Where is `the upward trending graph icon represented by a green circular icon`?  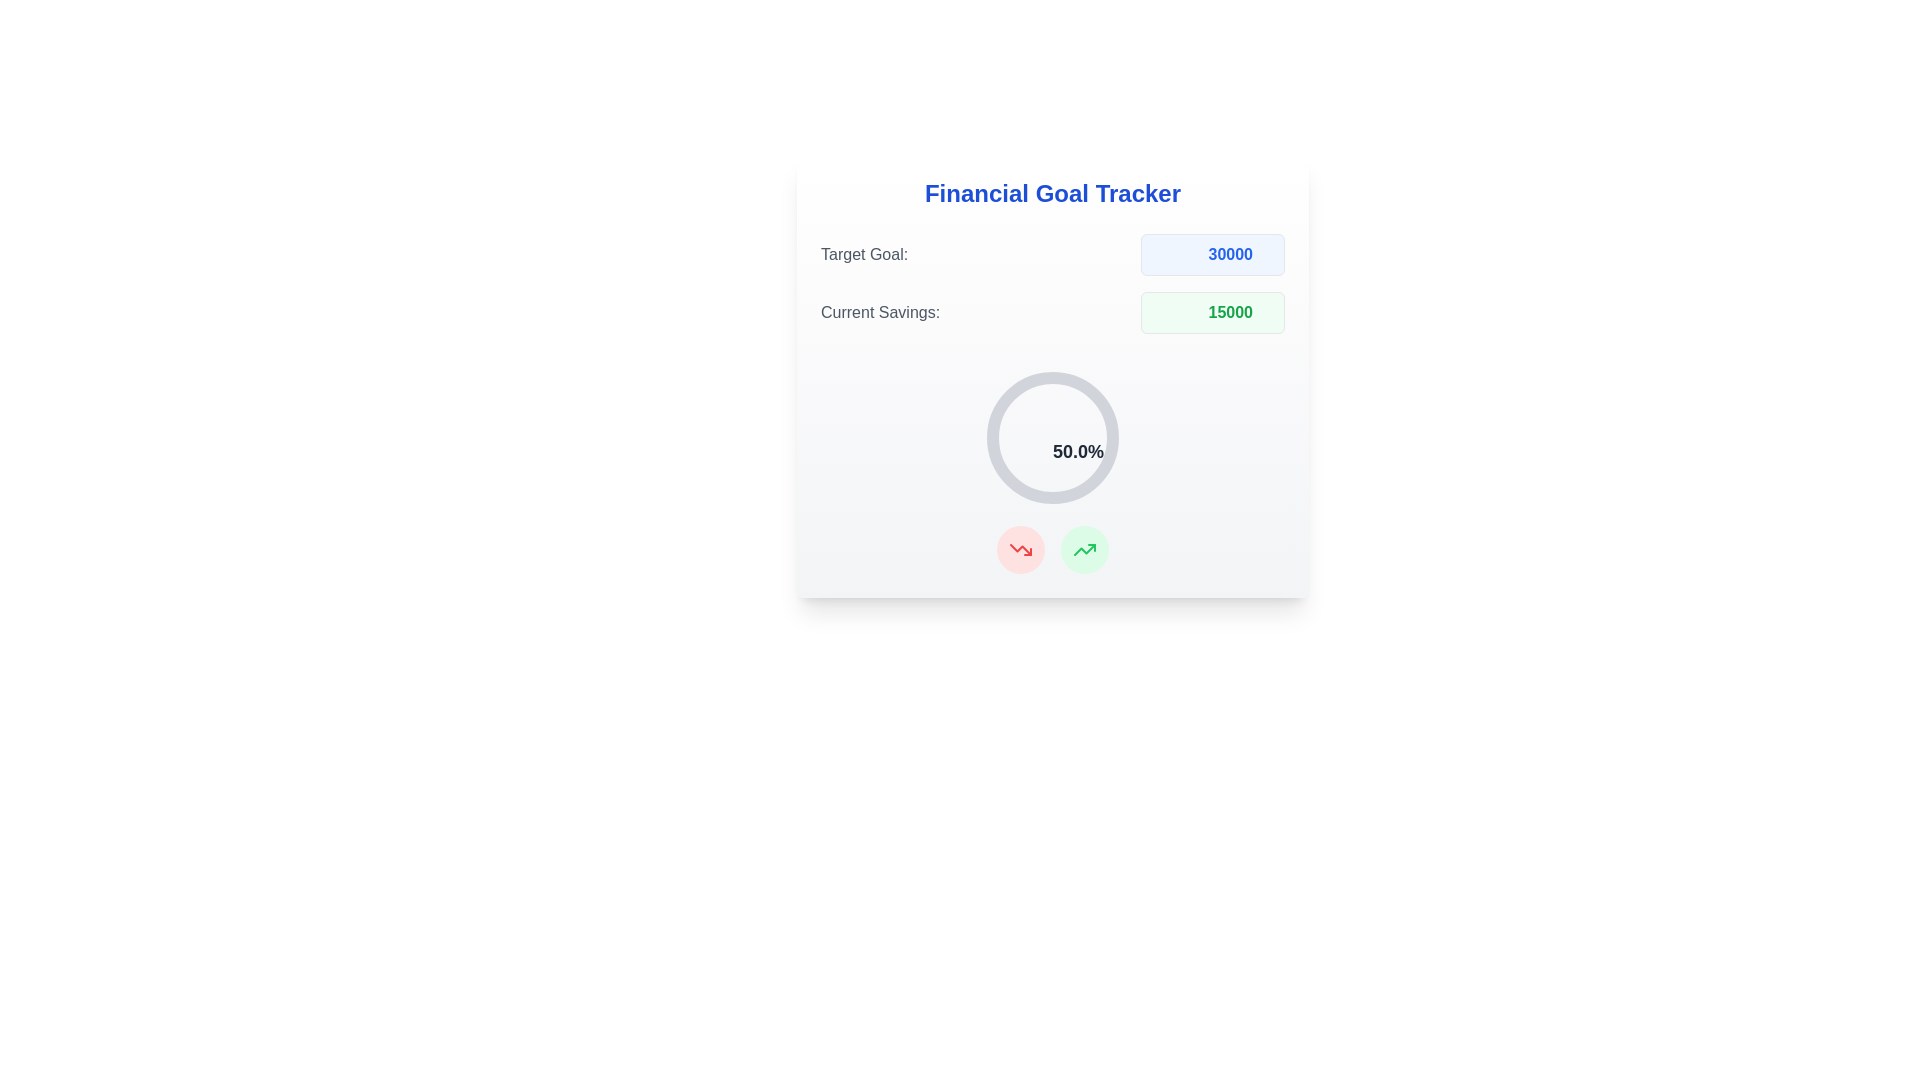 the upward trending graph icon represented by a green circular icon is located at coordinates (1083, 550).